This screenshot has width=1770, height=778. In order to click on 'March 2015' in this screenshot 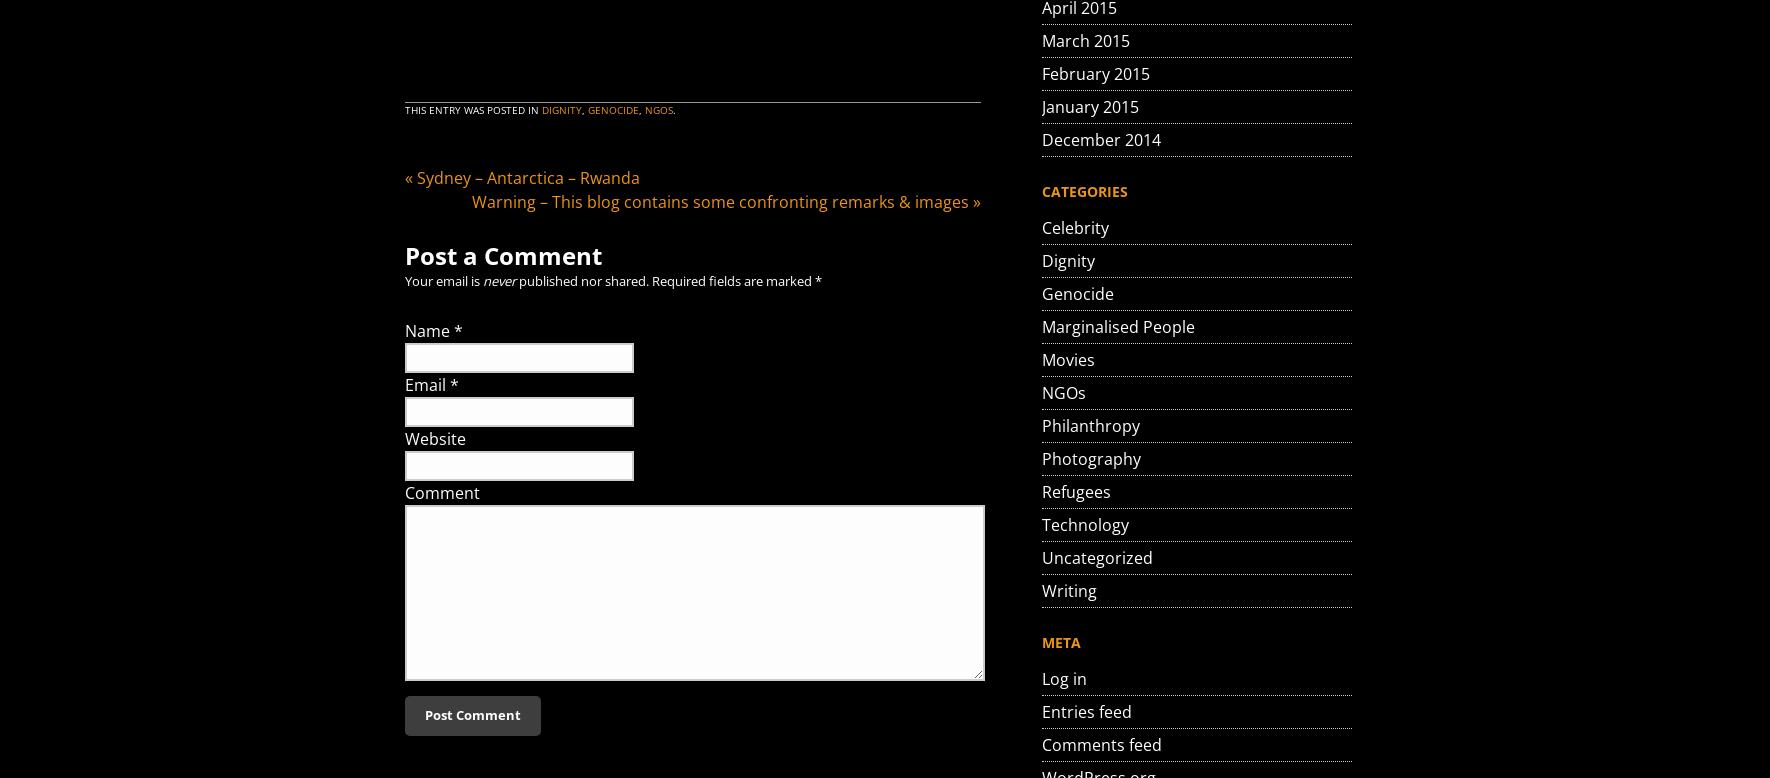, I will do `click(1086, 41)`.